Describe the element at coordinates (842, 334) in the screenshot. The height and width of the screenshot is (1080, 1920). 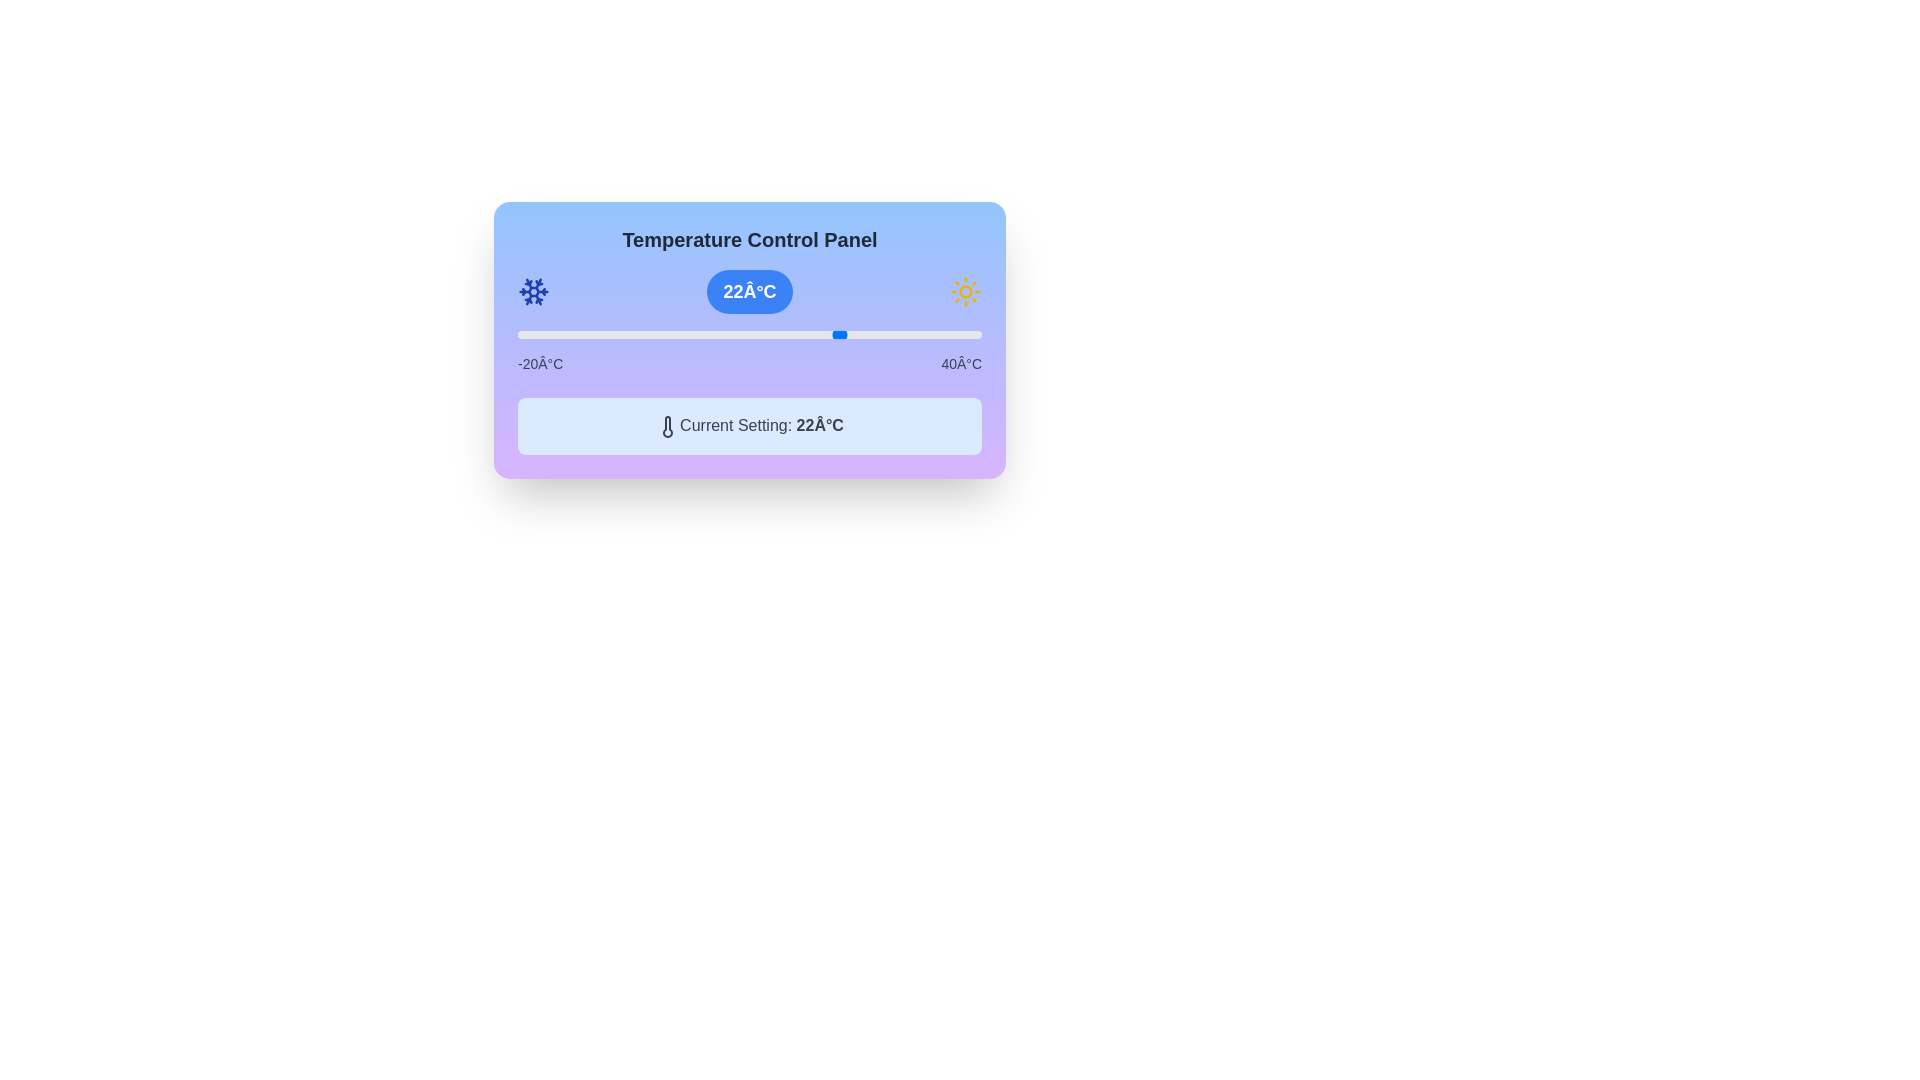
I see `the slider to set the temperature to 22°C` at that location.